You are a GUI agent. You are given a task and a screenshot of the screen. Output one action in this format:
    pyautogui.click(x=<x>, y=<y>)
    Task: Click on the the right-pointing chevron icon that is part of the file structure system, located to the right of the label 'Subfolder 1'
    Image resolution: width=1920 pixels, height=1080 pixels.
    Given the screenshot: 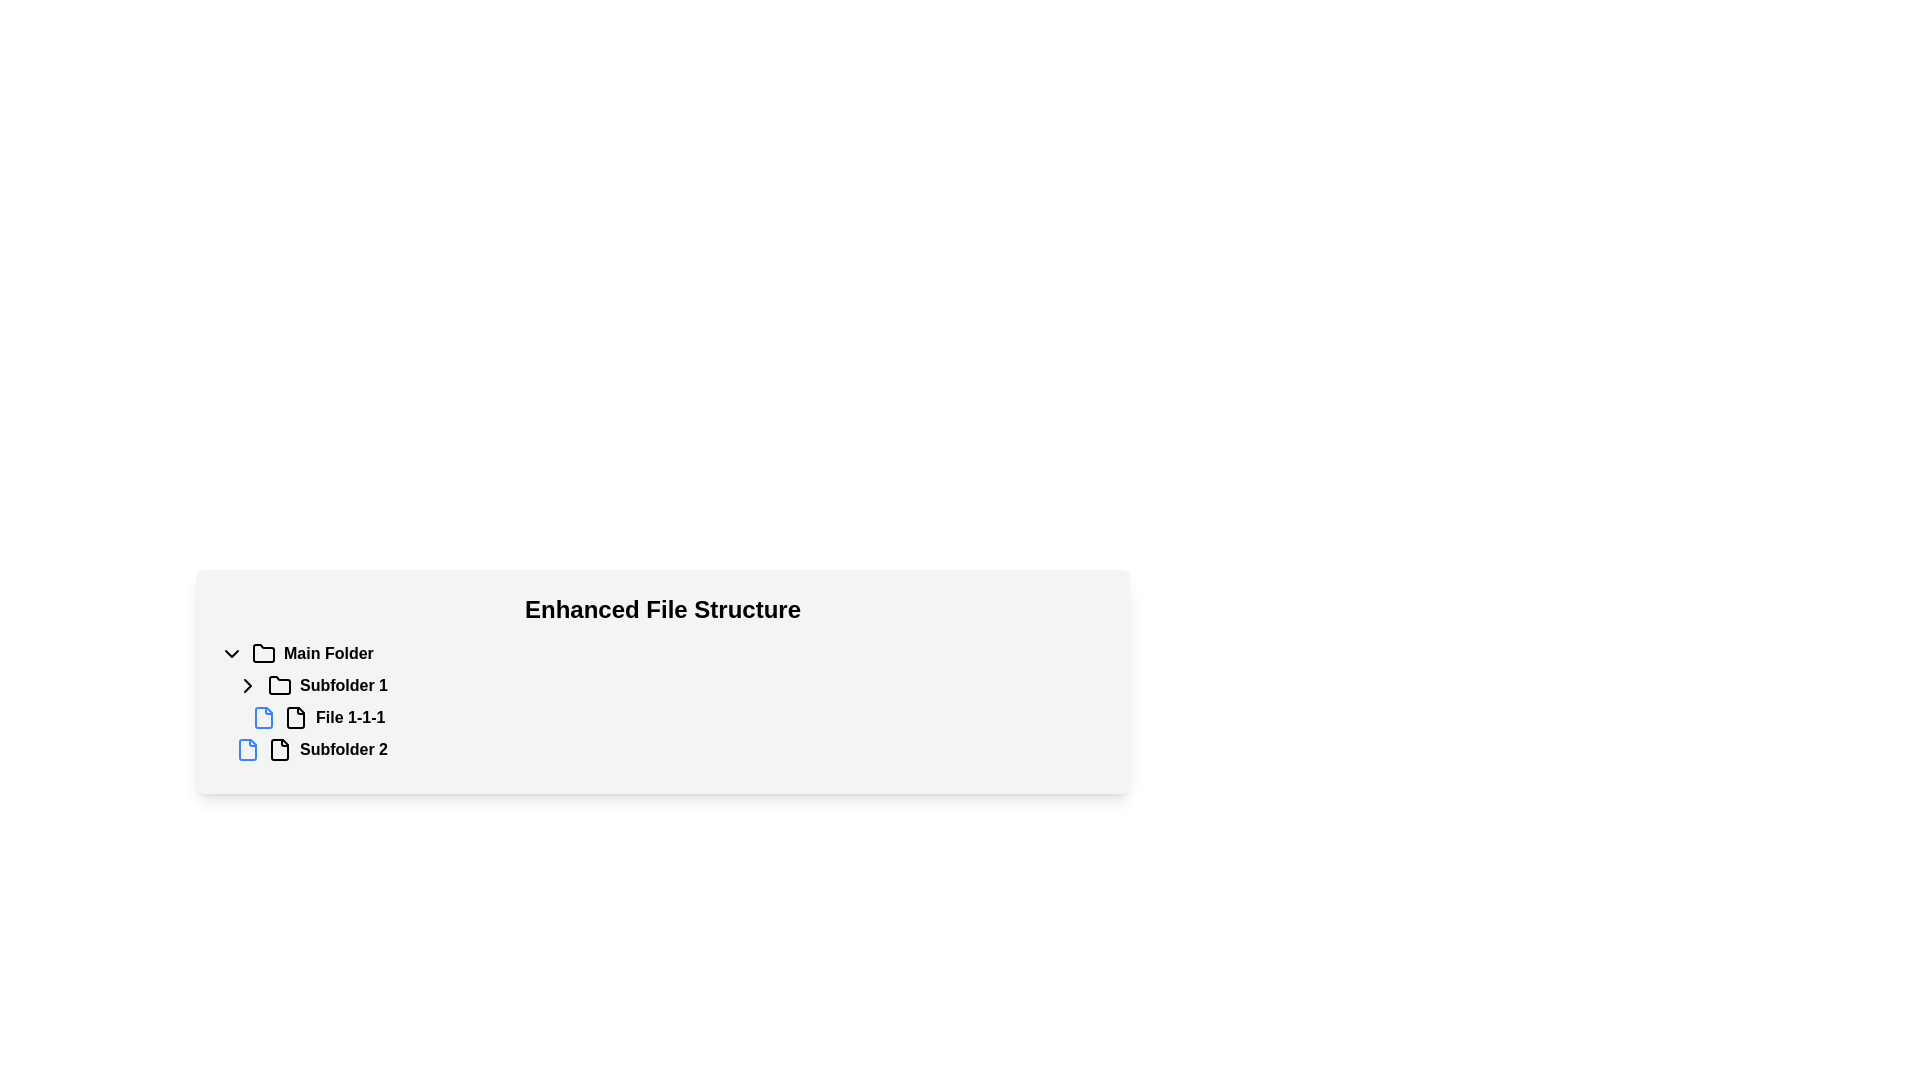 What is the action you would take?
    pyautogui.click(x=247, y=685)
    